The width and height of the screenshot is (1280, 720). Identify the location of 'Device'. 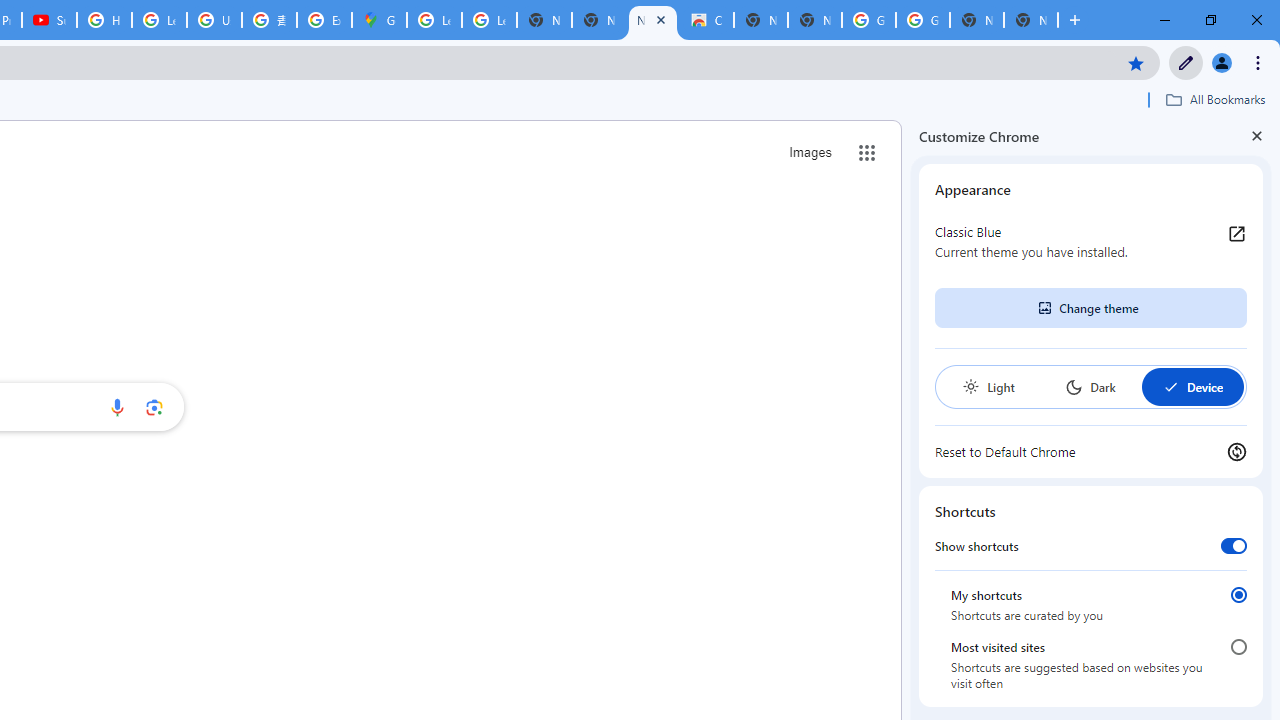
(1192, 387).